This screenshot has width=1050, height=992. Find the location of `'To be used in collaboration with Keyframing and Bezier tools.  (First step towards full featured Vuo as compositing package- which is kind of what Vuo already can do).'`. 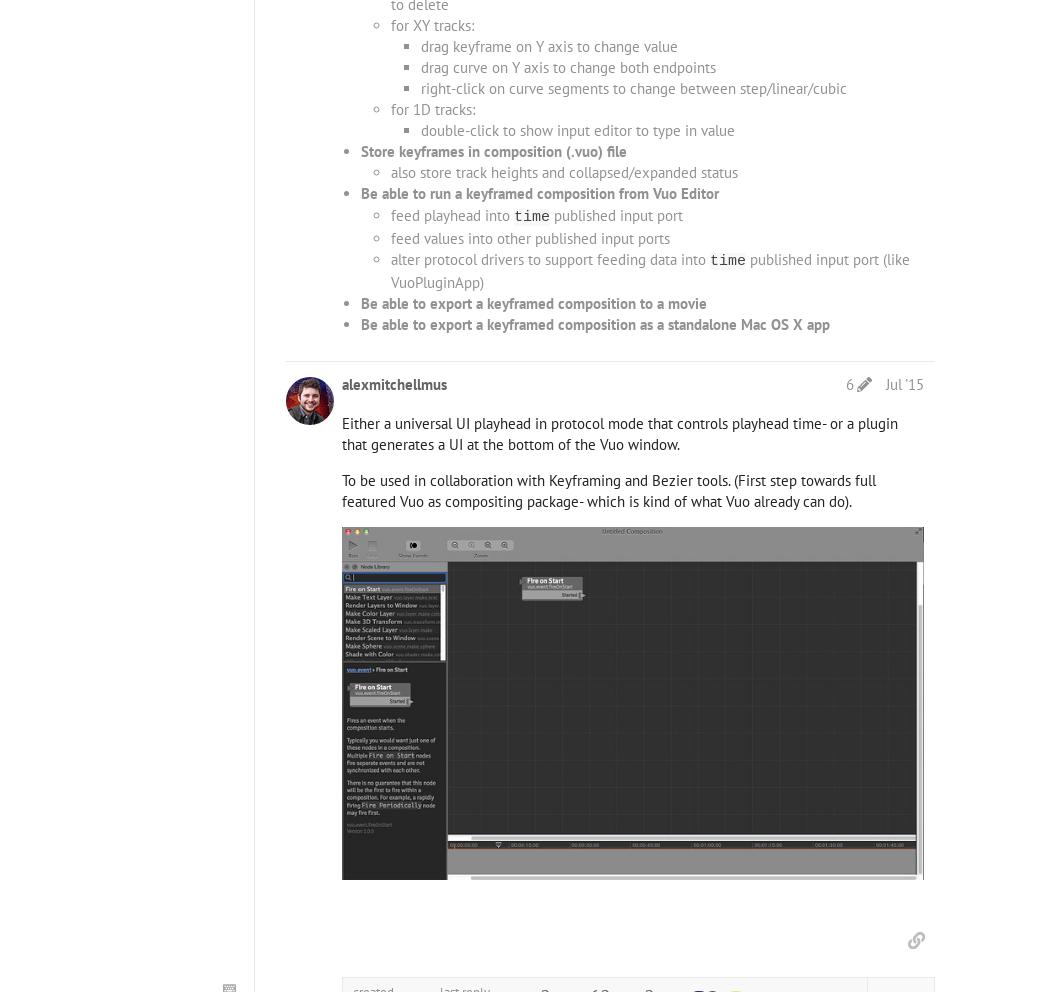

'To be used in collaboration with Keyframing and Bezier tools.  (First step towards full featured Vuo as compositing package- which is kind of what Vuo already can do).' is located at coordinates (609, 491).